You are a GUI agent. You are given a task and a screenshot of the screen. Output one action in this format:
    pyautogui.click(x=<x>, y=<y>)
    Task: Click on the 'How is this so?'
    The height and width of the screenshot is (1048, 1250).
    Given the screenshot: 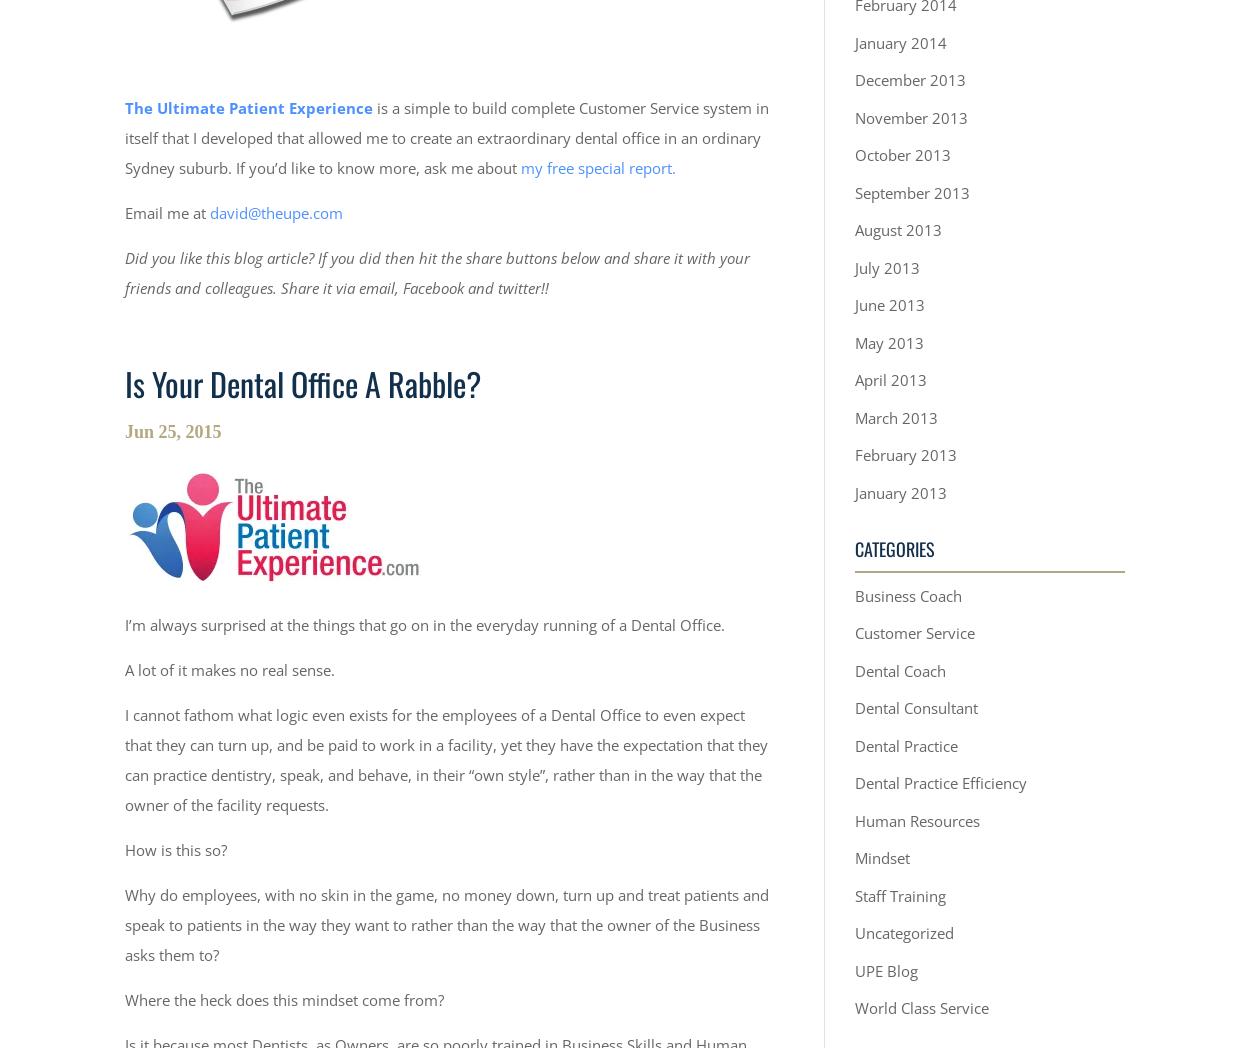 What is the action you would take?
    pyautogui.click(x=125, y=850)
    